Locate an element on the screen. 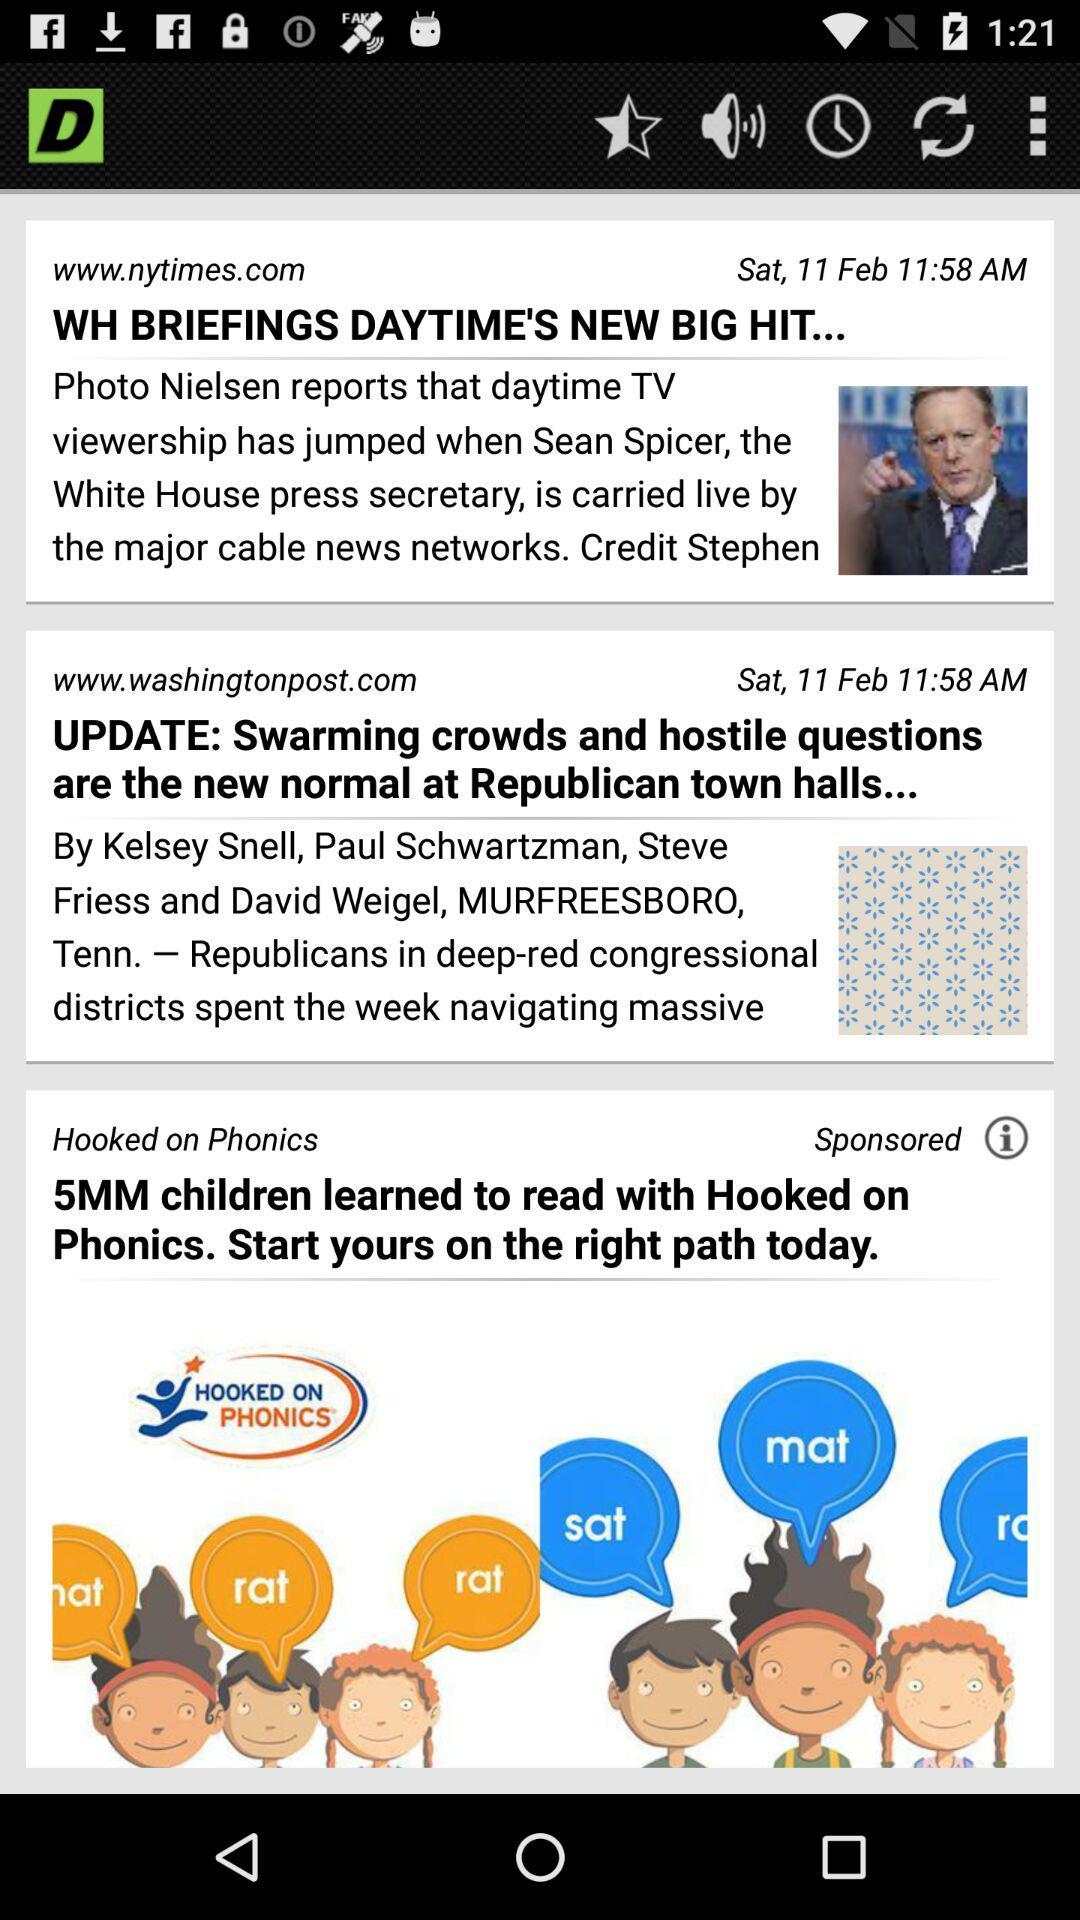 This screenshot has height=1920, width=1080. the star icon is located at coordinates (627, 133).